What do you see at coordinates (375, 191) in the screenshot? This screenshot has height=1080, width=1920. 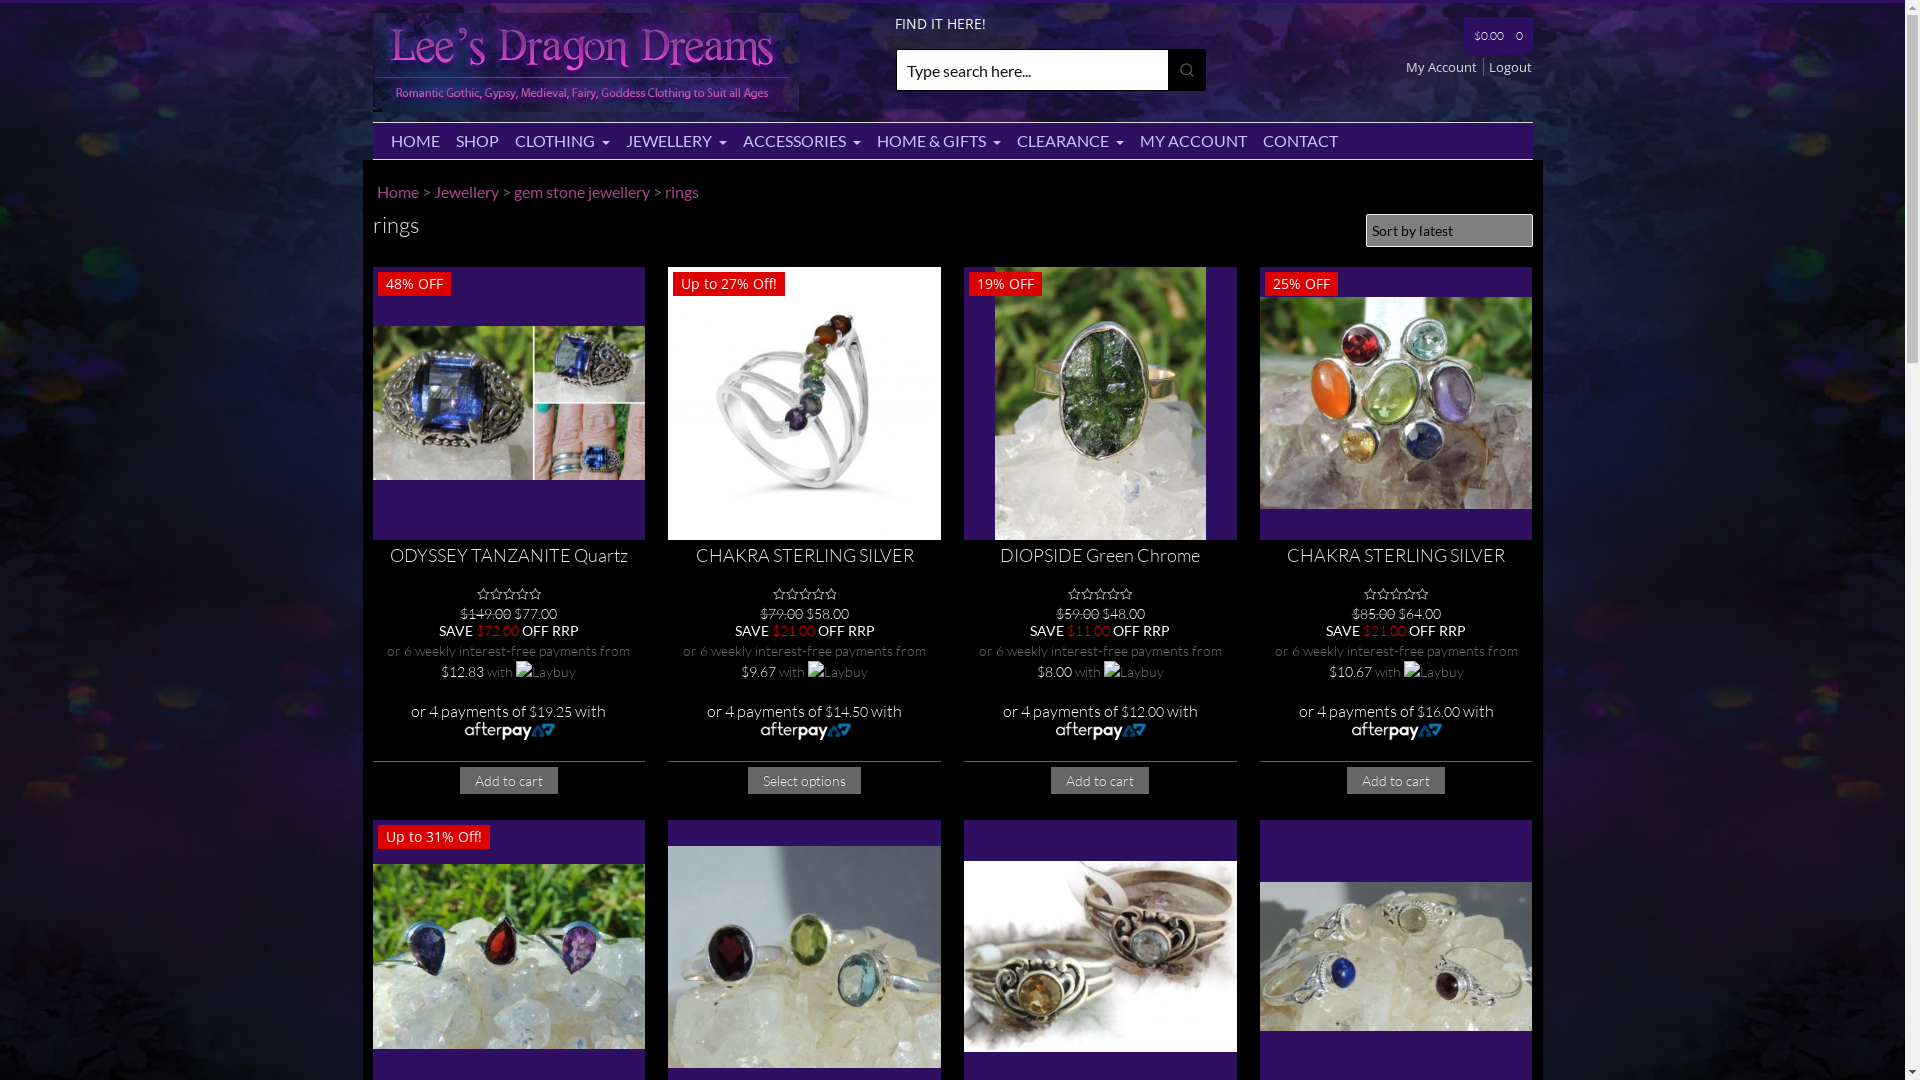 I see `'Home'` at bounding box center [375, 191].